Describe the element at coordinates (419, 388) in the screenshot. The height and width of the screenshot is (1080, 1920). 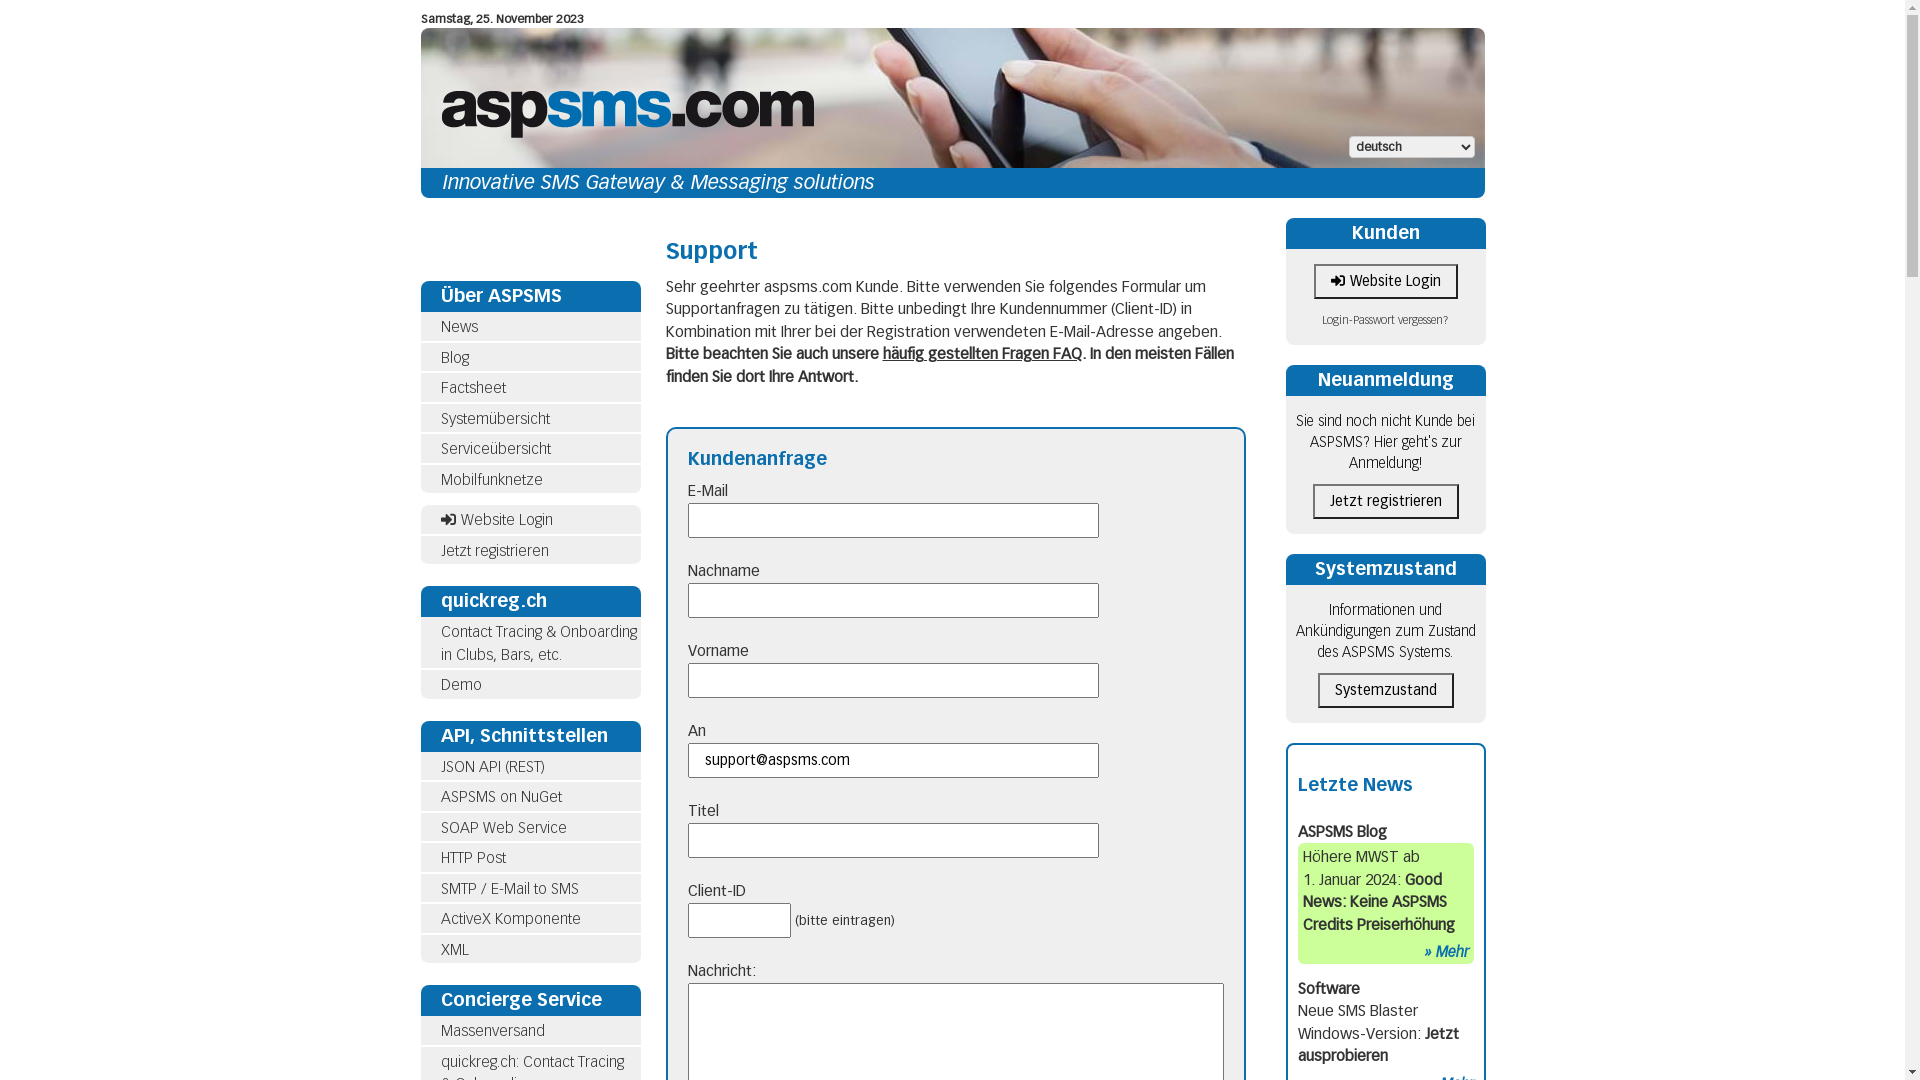
I see `'Factsheet'` at that location.